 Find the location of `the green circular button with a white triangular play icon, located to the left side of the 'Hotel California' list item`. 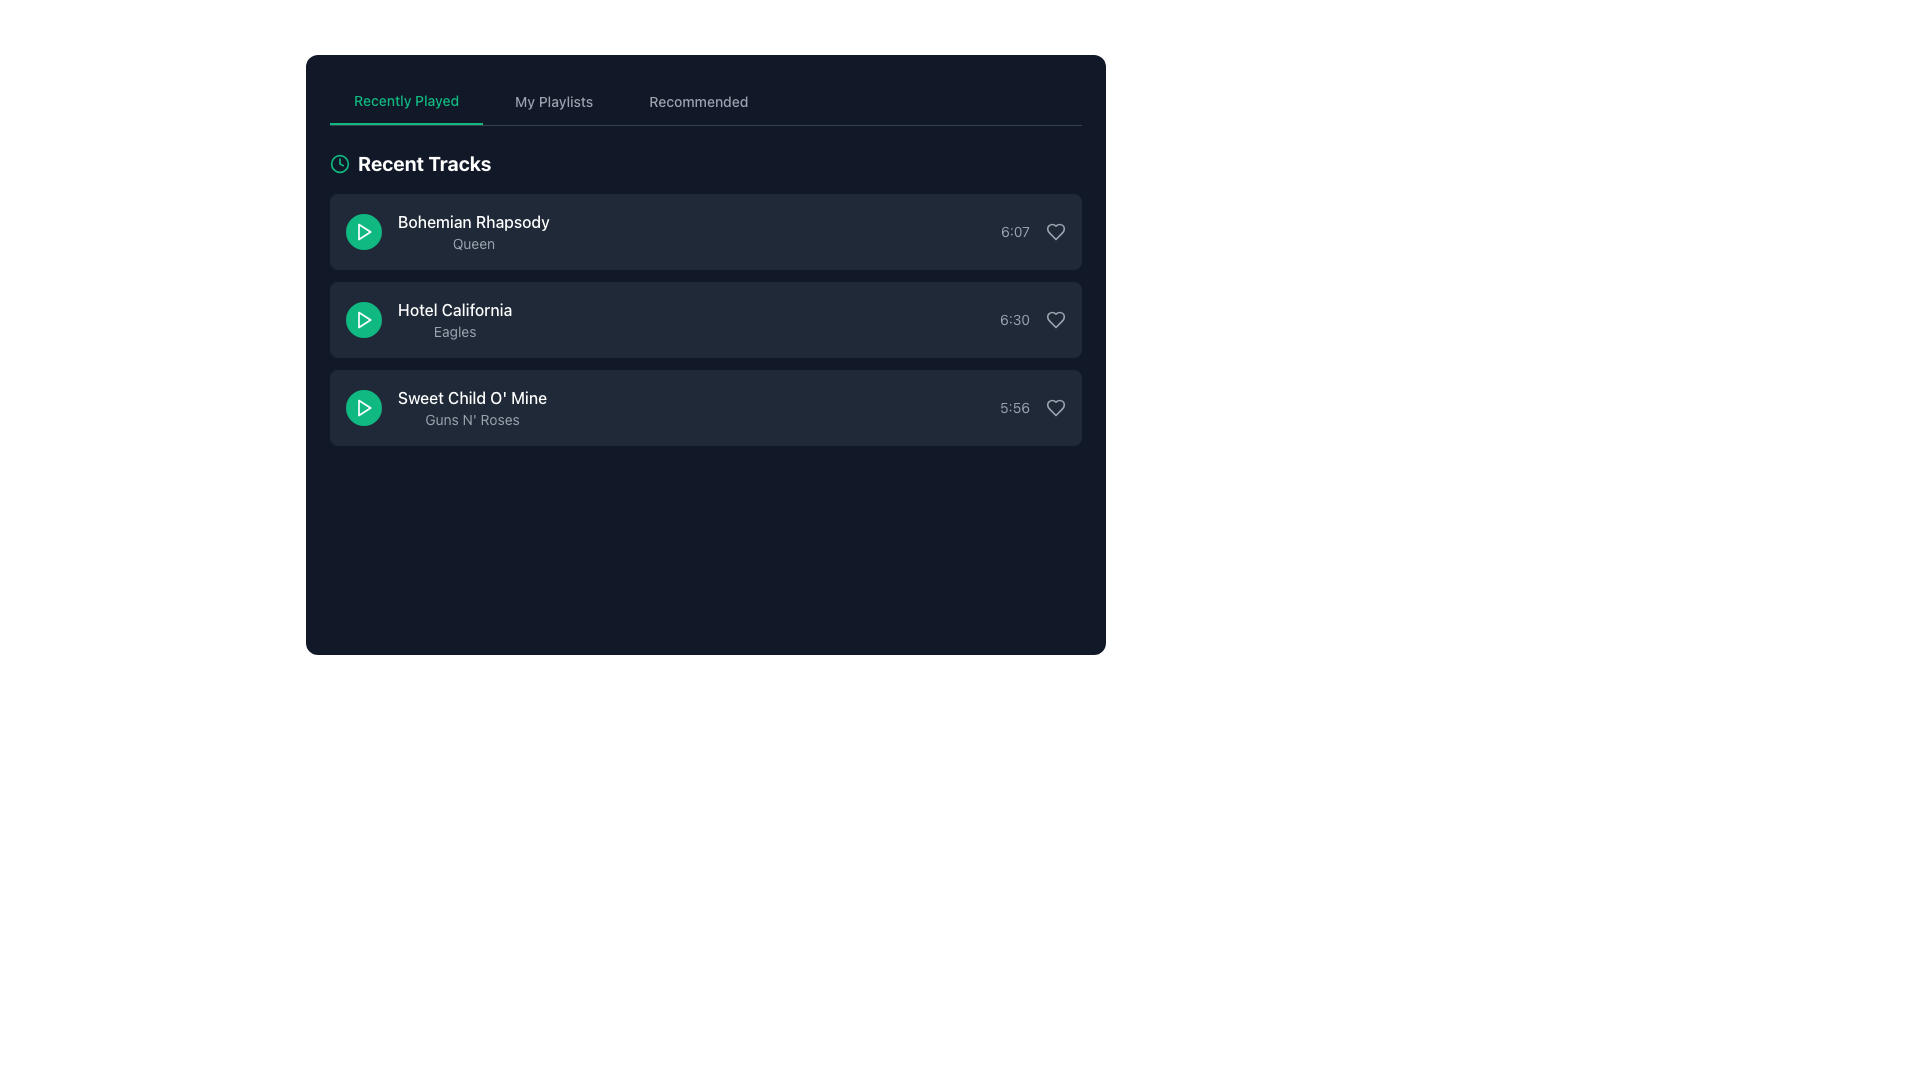

the green circular button with a white triangular play icon, located to the left side of the 'Hotel California' list item is located at coordinates (364, 319).